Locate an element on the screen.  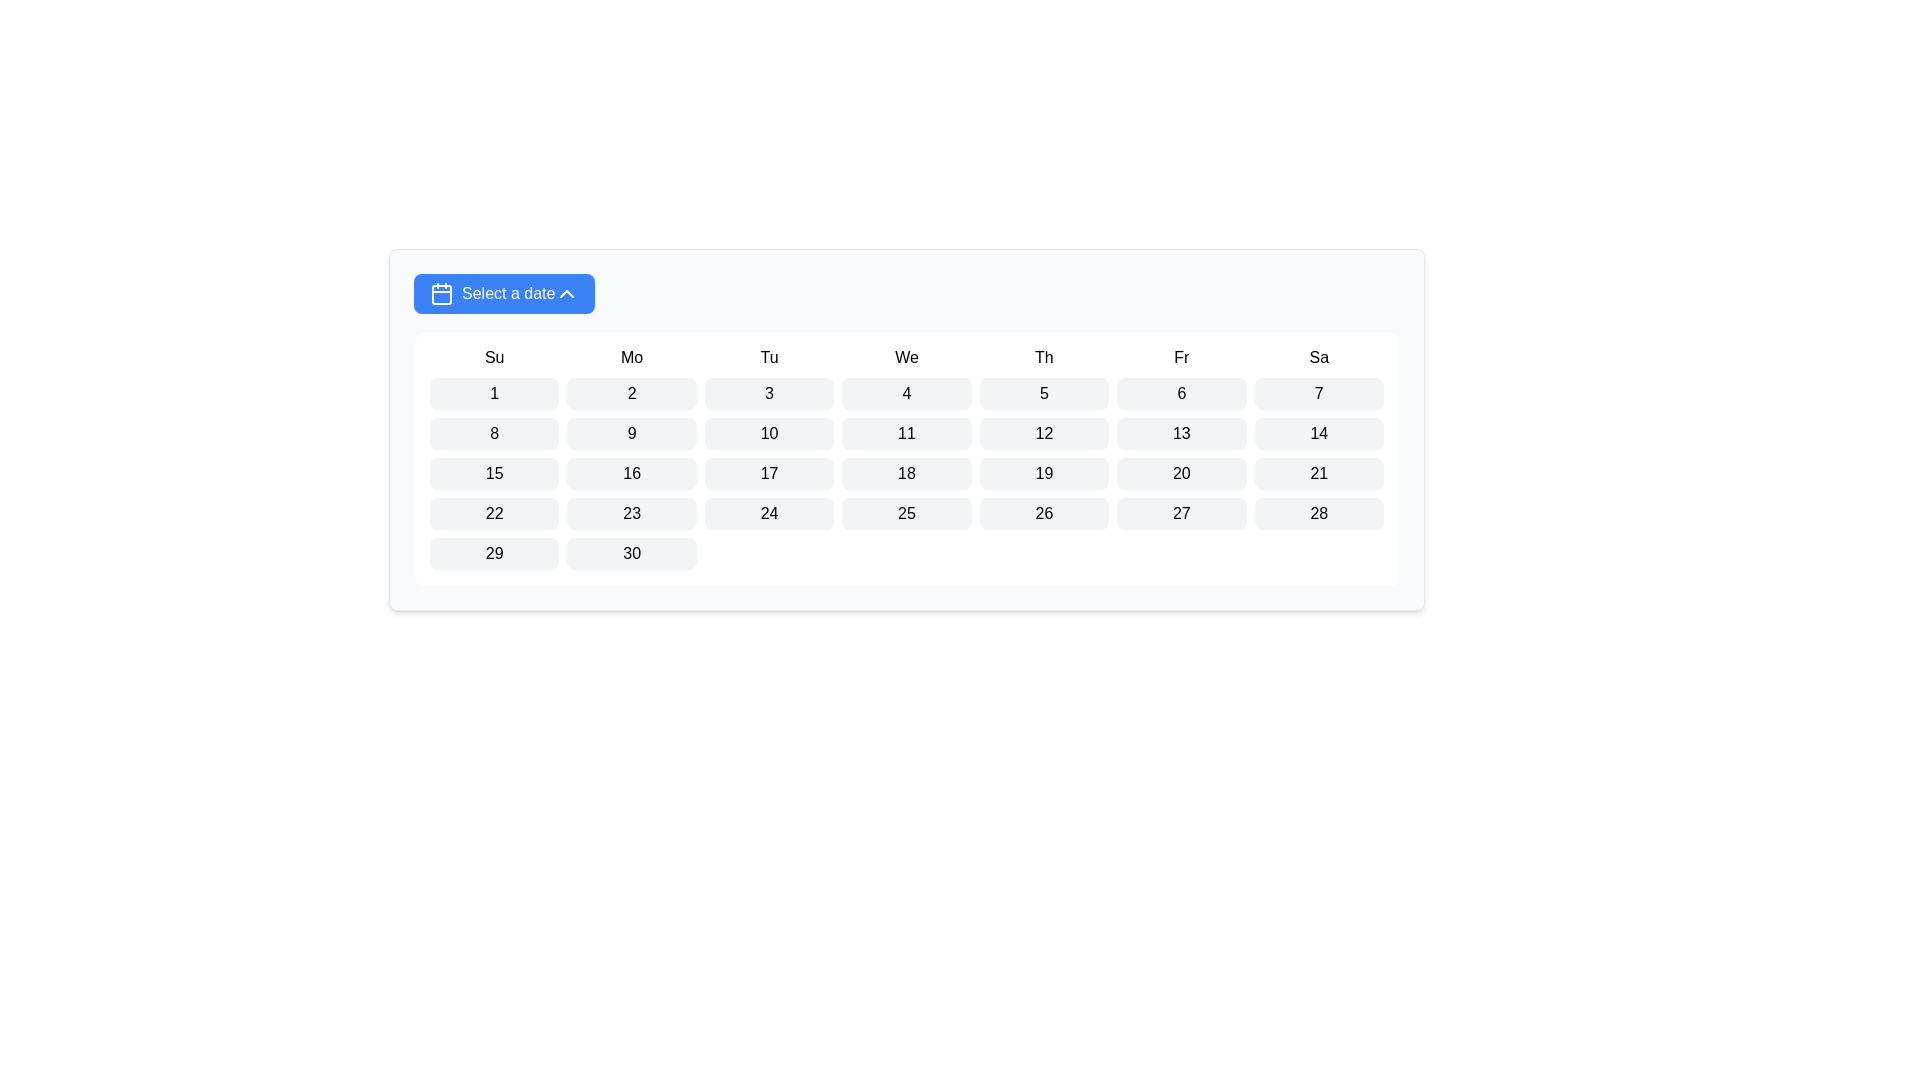
the button displaying the number '2' with a light gray background located in the second column of the first row of date buttons is located at coordinates (631, 393).